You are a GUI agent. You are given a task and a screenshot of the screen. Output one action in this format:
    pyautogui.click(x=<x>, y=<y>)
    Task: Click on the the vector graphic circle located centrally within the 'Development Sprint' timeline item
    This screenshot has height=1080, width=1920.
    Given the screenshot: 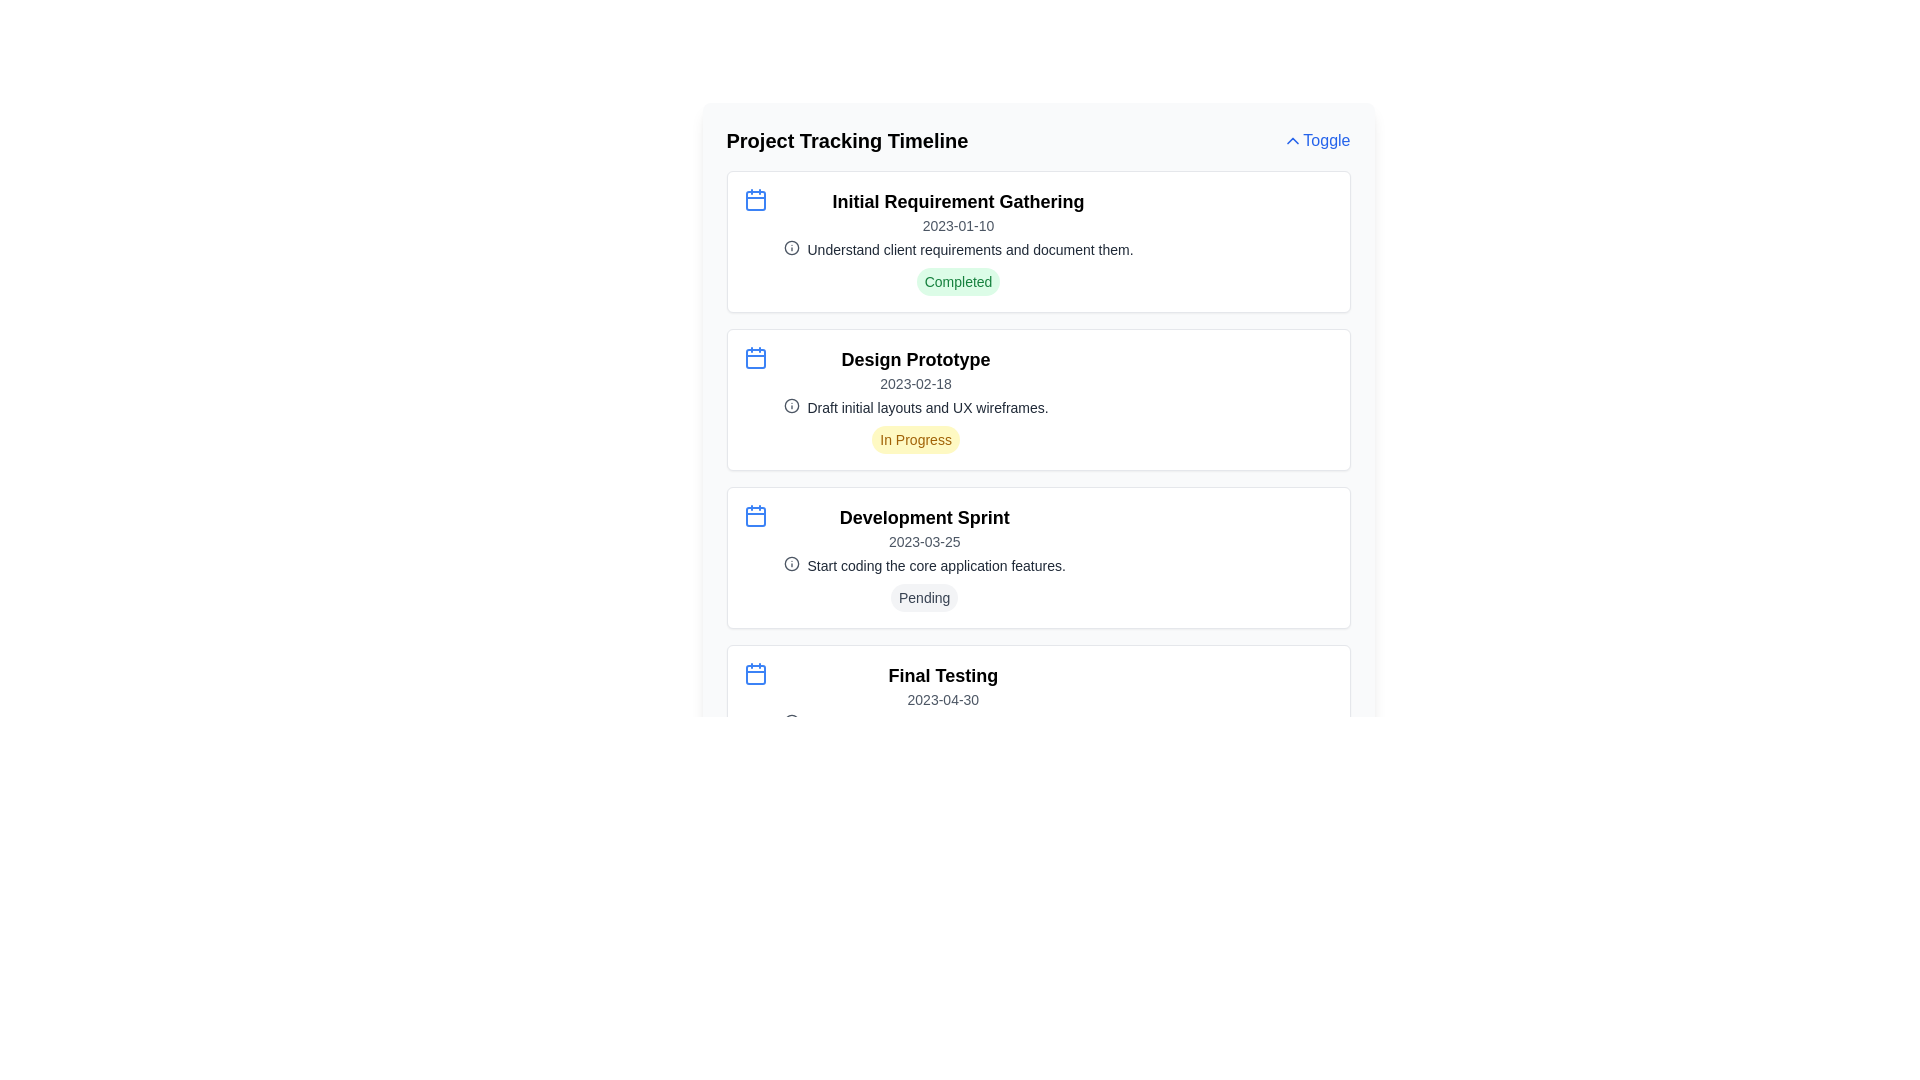 What is the action you would take?
    pyautogui.click(x=790, y=563)
    